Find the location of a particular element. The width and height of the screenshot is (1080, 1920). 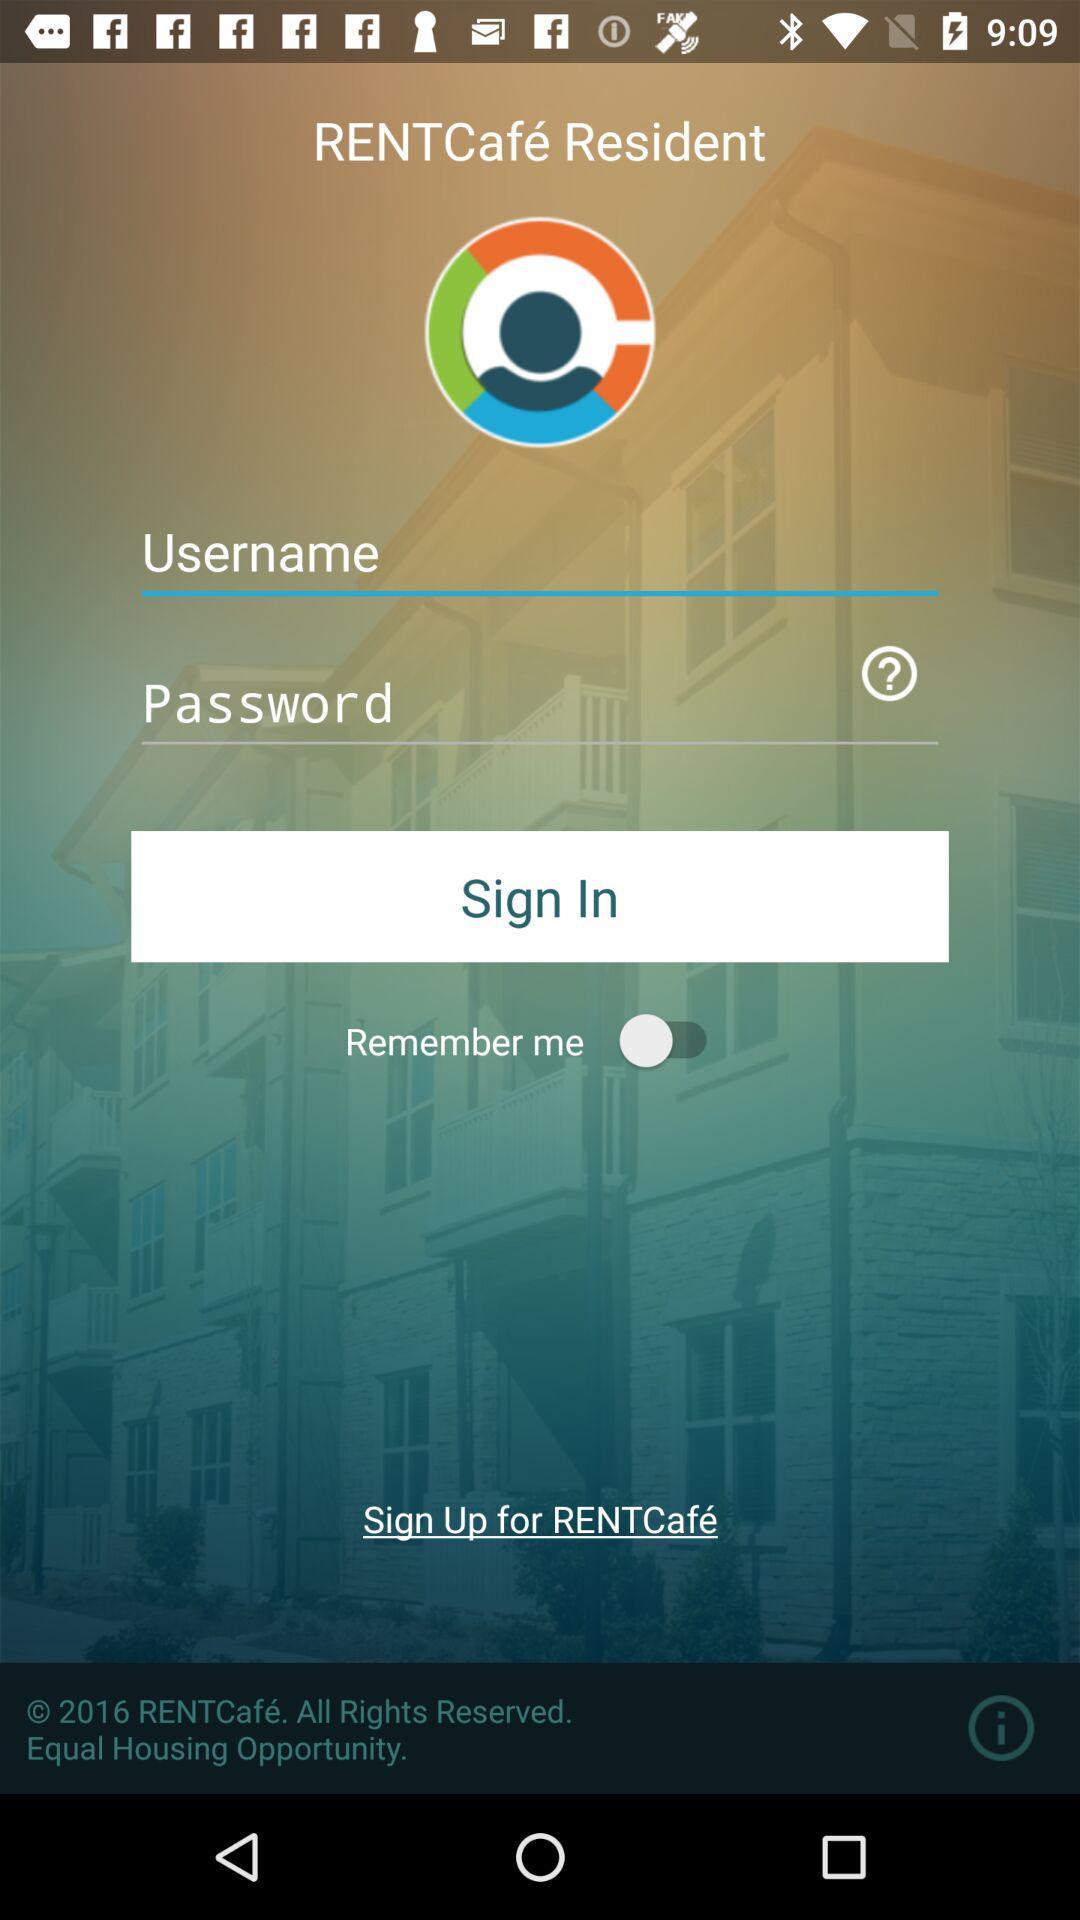

remember me turned off is located at coordinates (672, 1040).